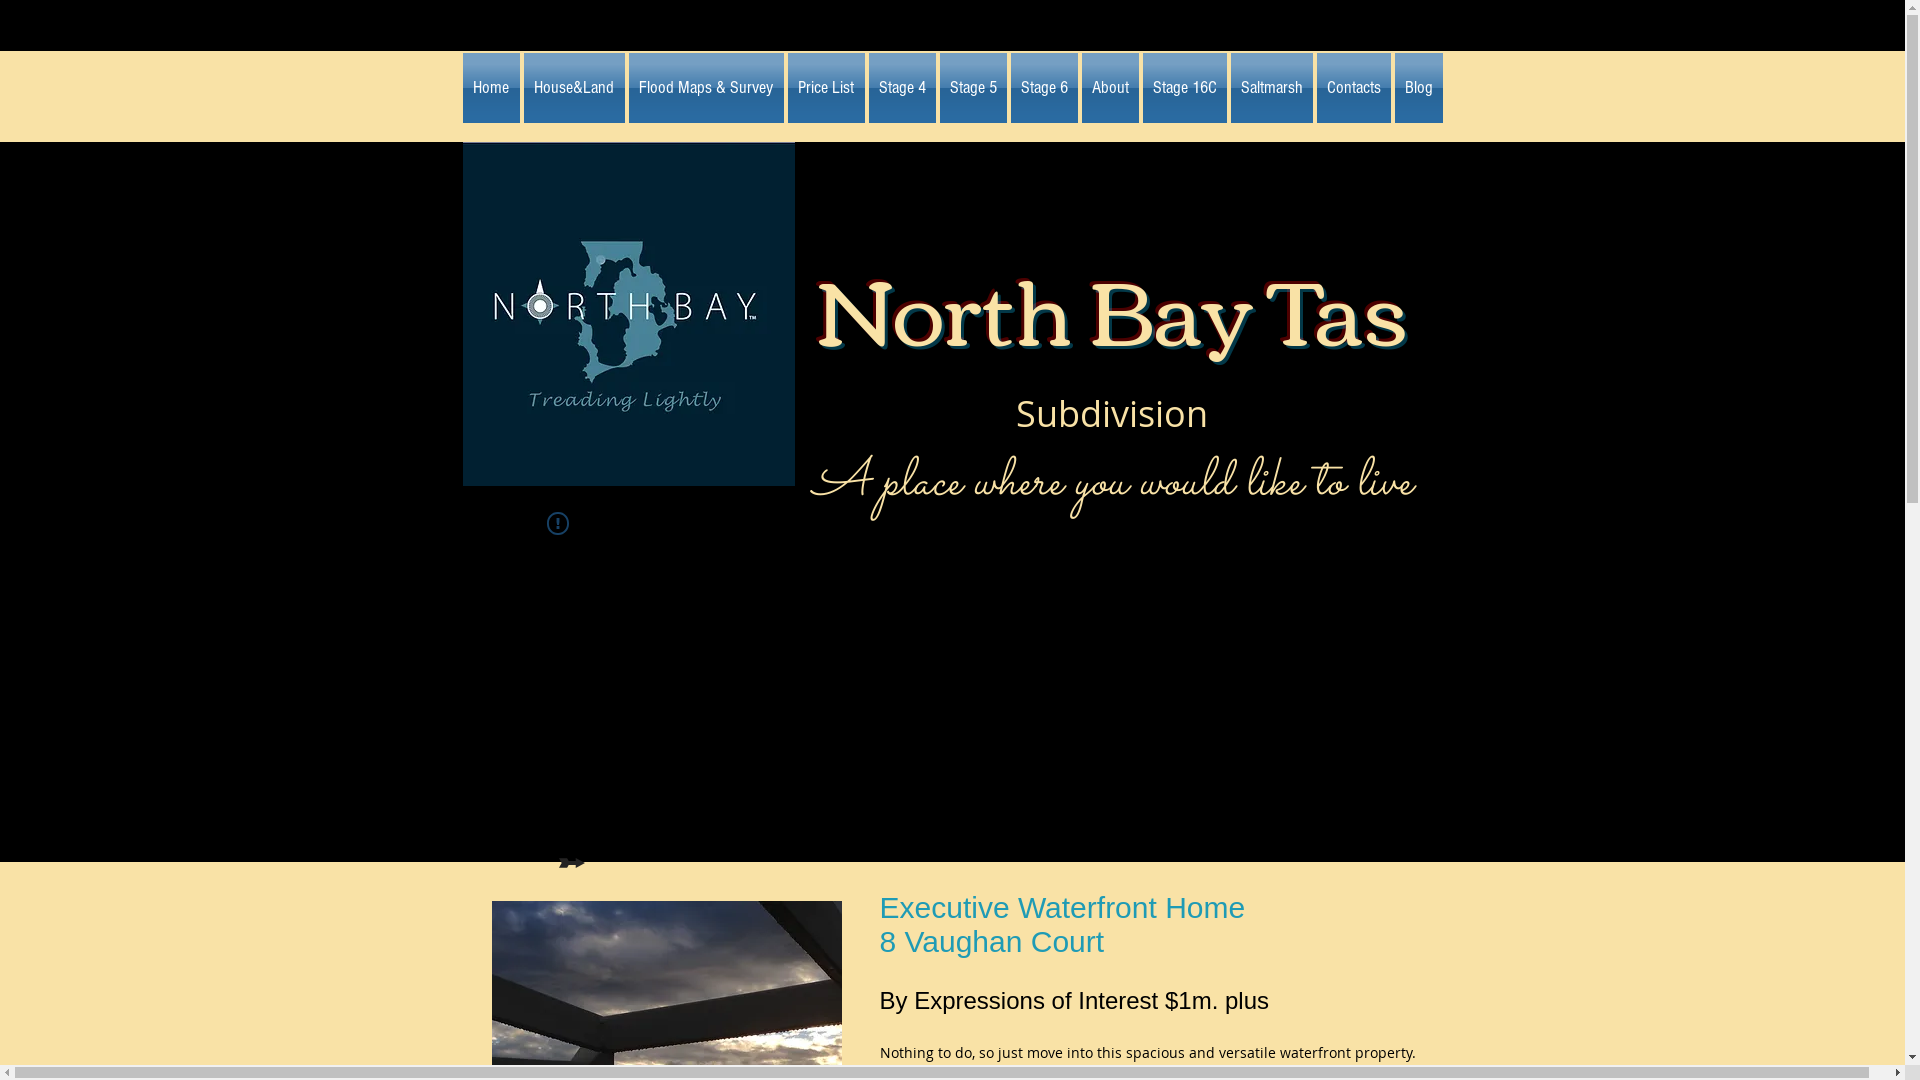  Describe the element at coordinates (573, 87) in the screenshot. I see `'House&Land'` at that location.